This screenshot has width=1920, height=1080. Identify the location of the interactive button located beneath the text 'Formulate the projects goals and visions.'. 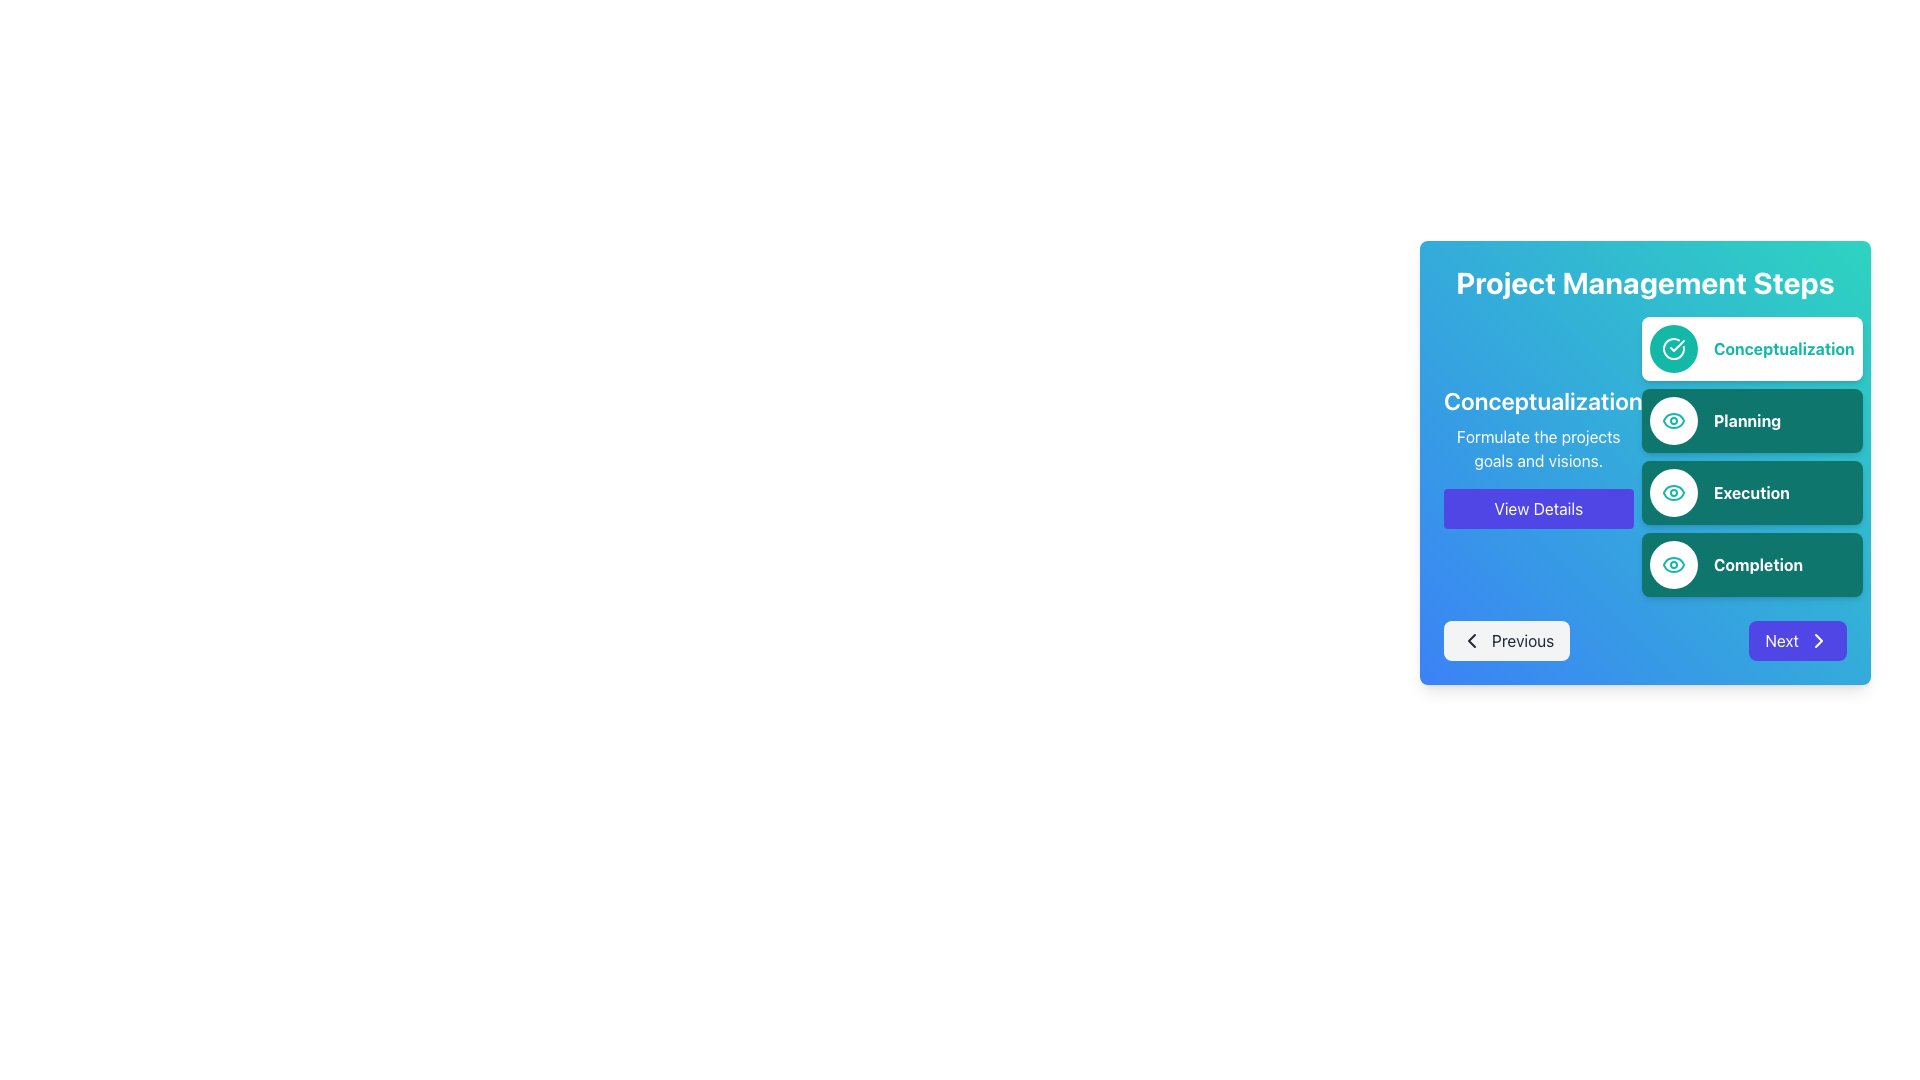
(1537, 508).